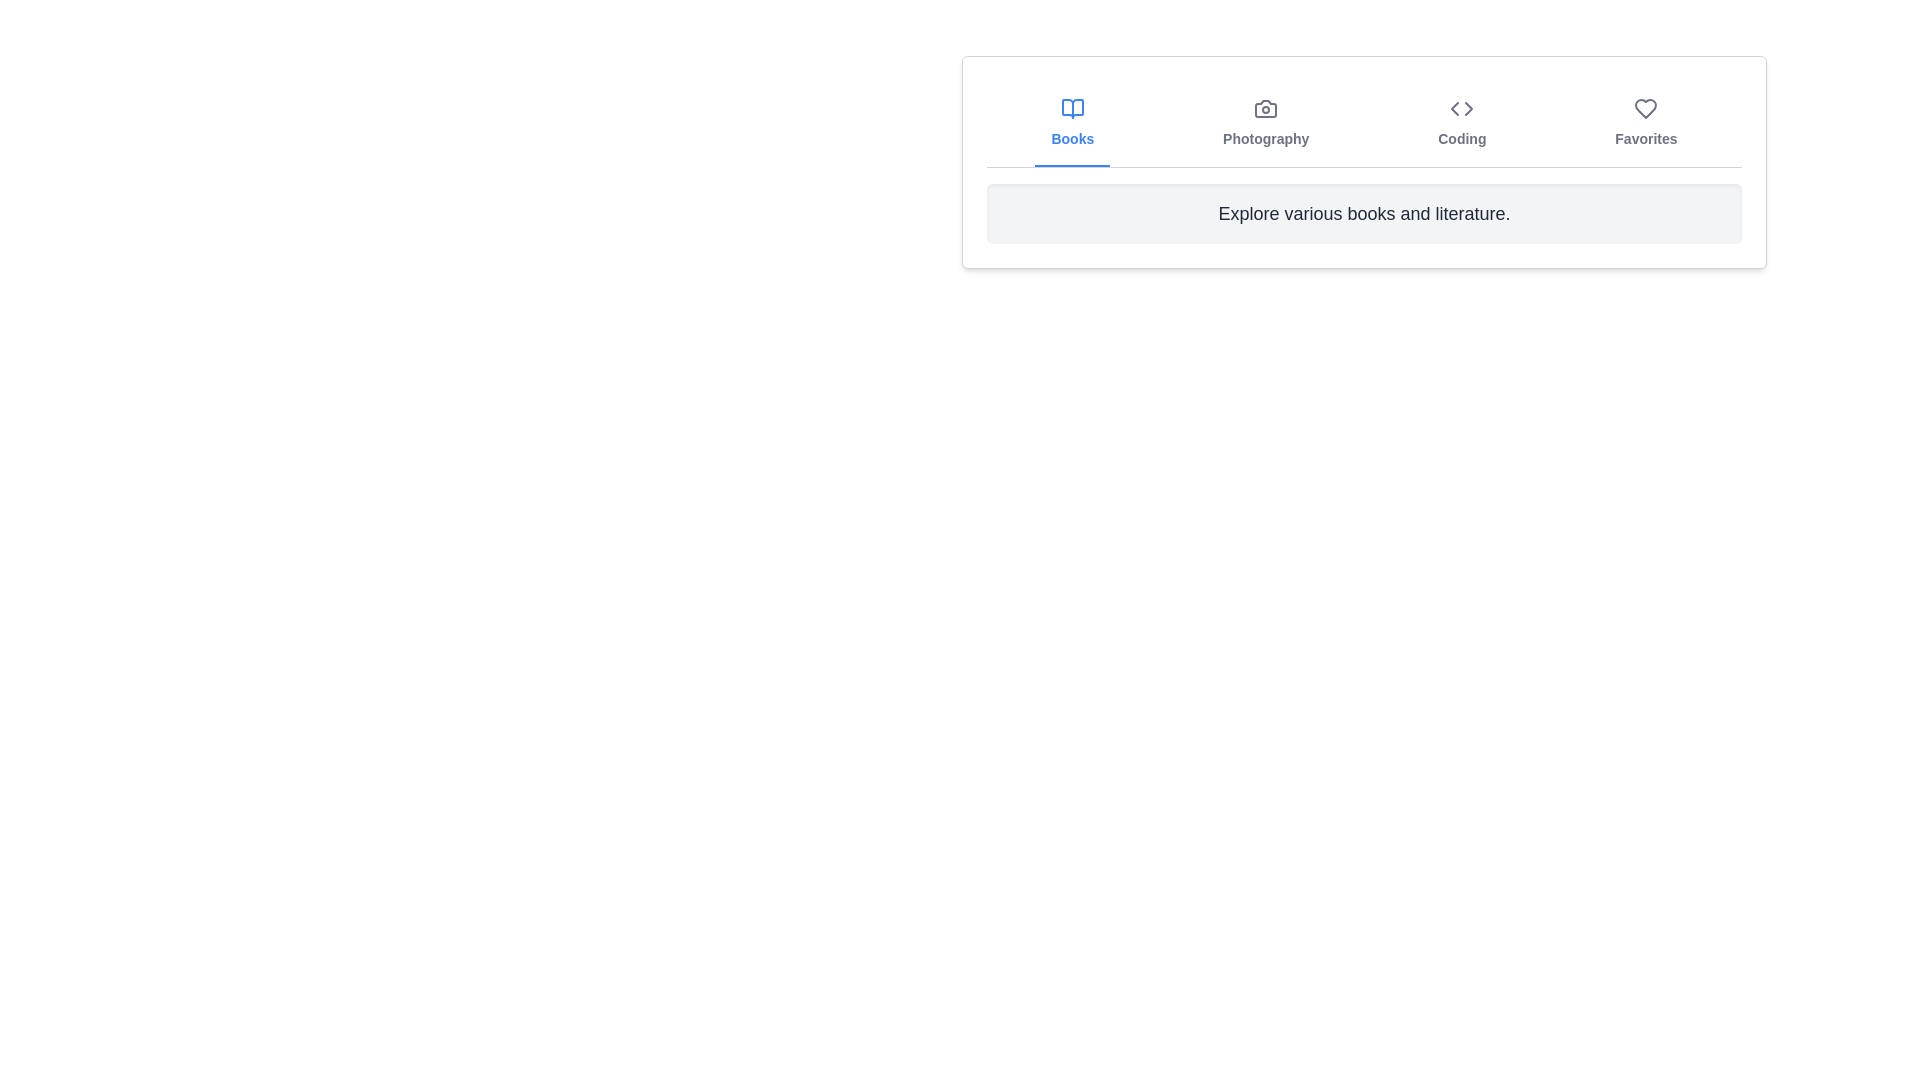 This screenshot has height=1080, width=1920. I want to click on the 'Favorites' button, which features a heart icon above the label and is the fourth button in a horizontal set, positioned at the far-right side of the row, so click(1646, 123).